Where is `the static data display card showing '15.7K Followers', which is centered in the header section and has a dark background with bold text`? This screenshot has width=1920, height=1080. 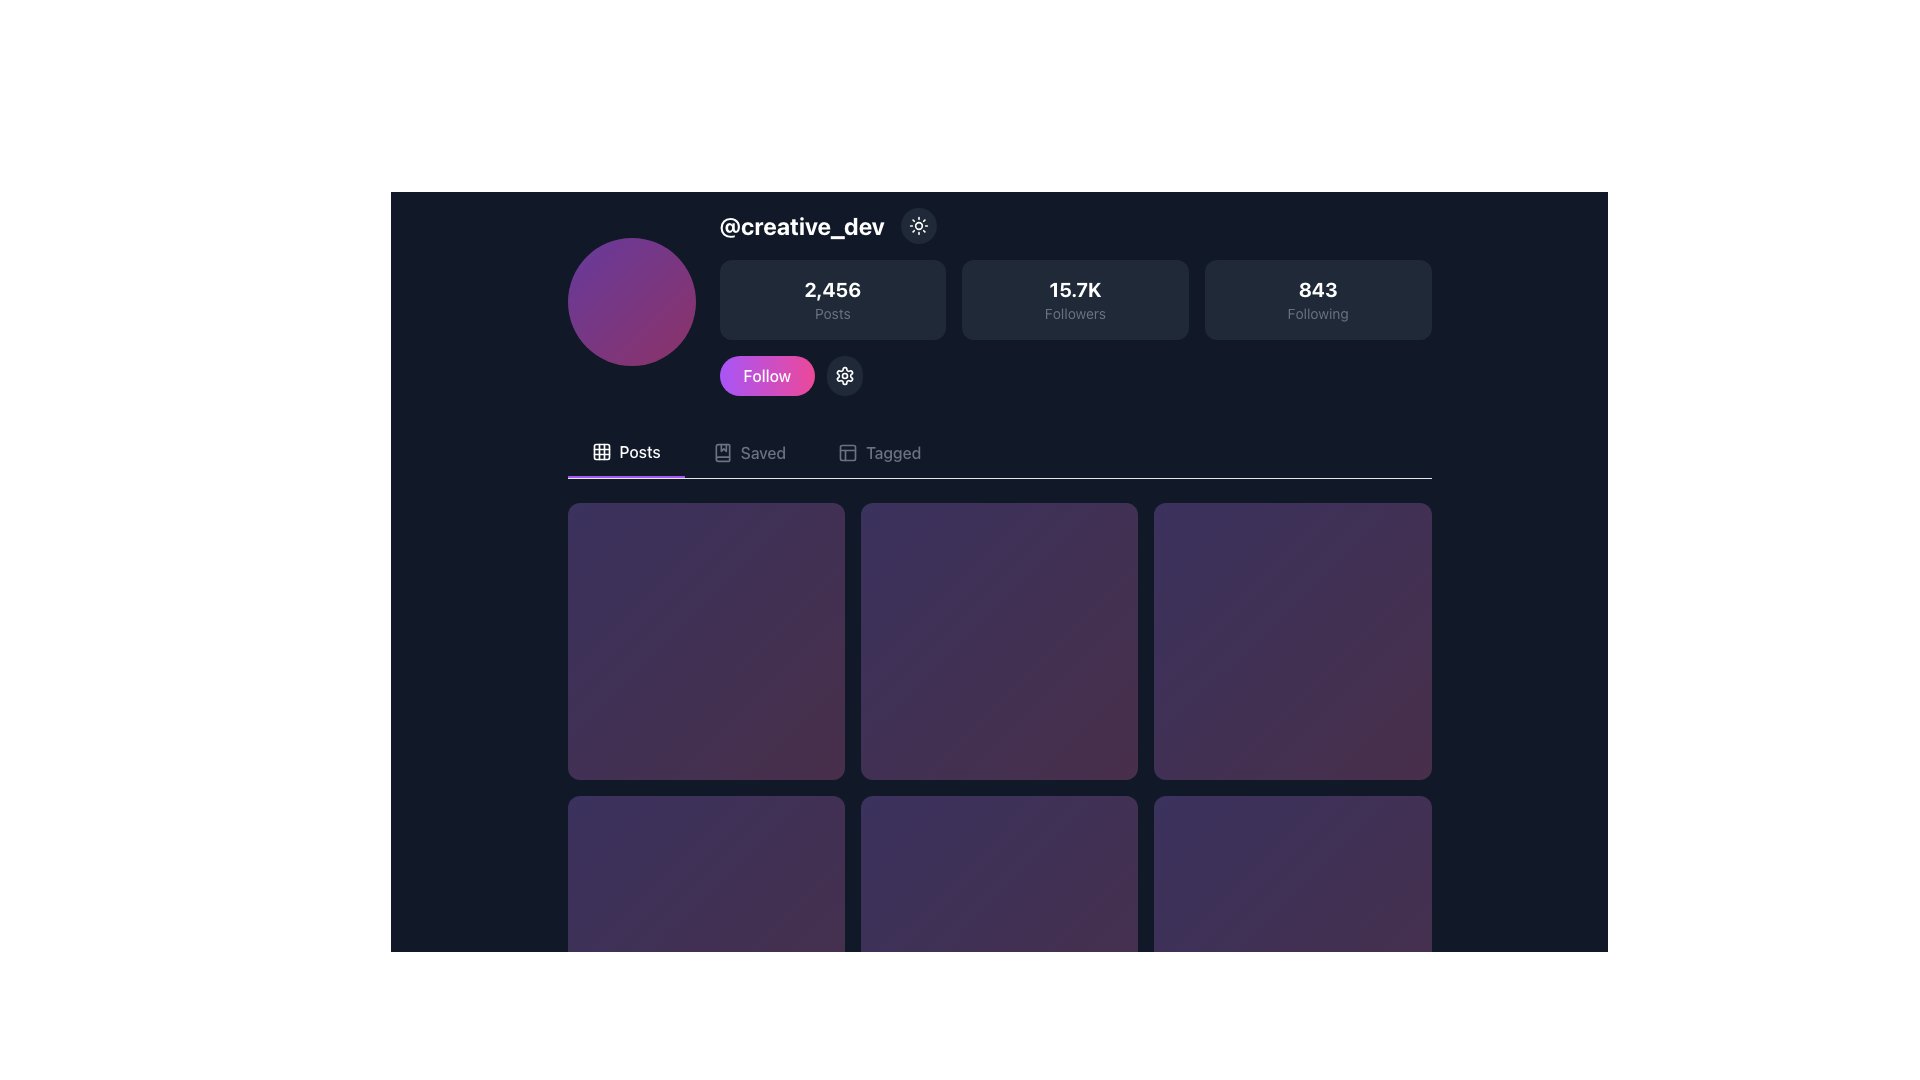
the static data display card showing '15.7K Followers', which is centered in the header section and has a dark background with bold text is located at coordinates (1074, 301).